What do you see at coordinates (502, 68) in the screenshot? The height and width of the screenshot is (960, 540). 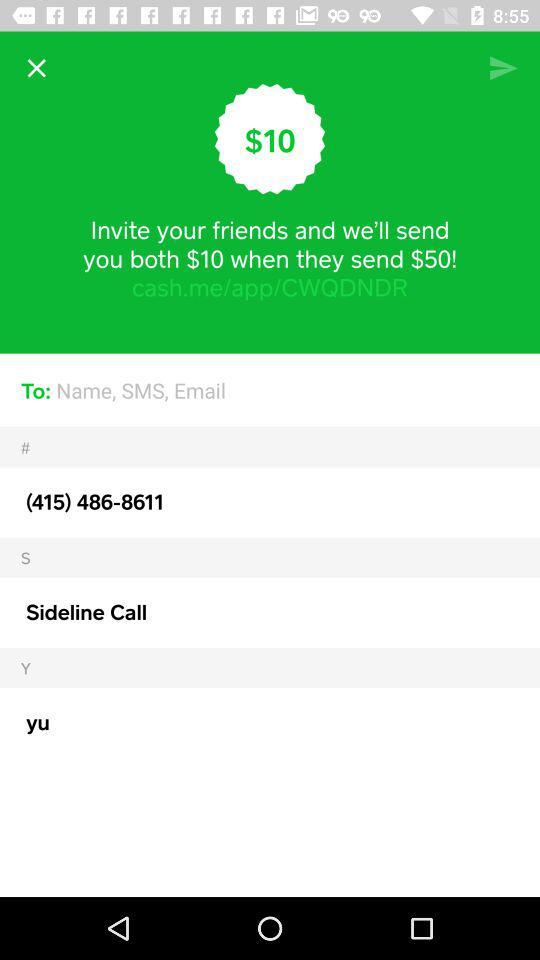 I see `the send icon` at bounding box center [502, 68].